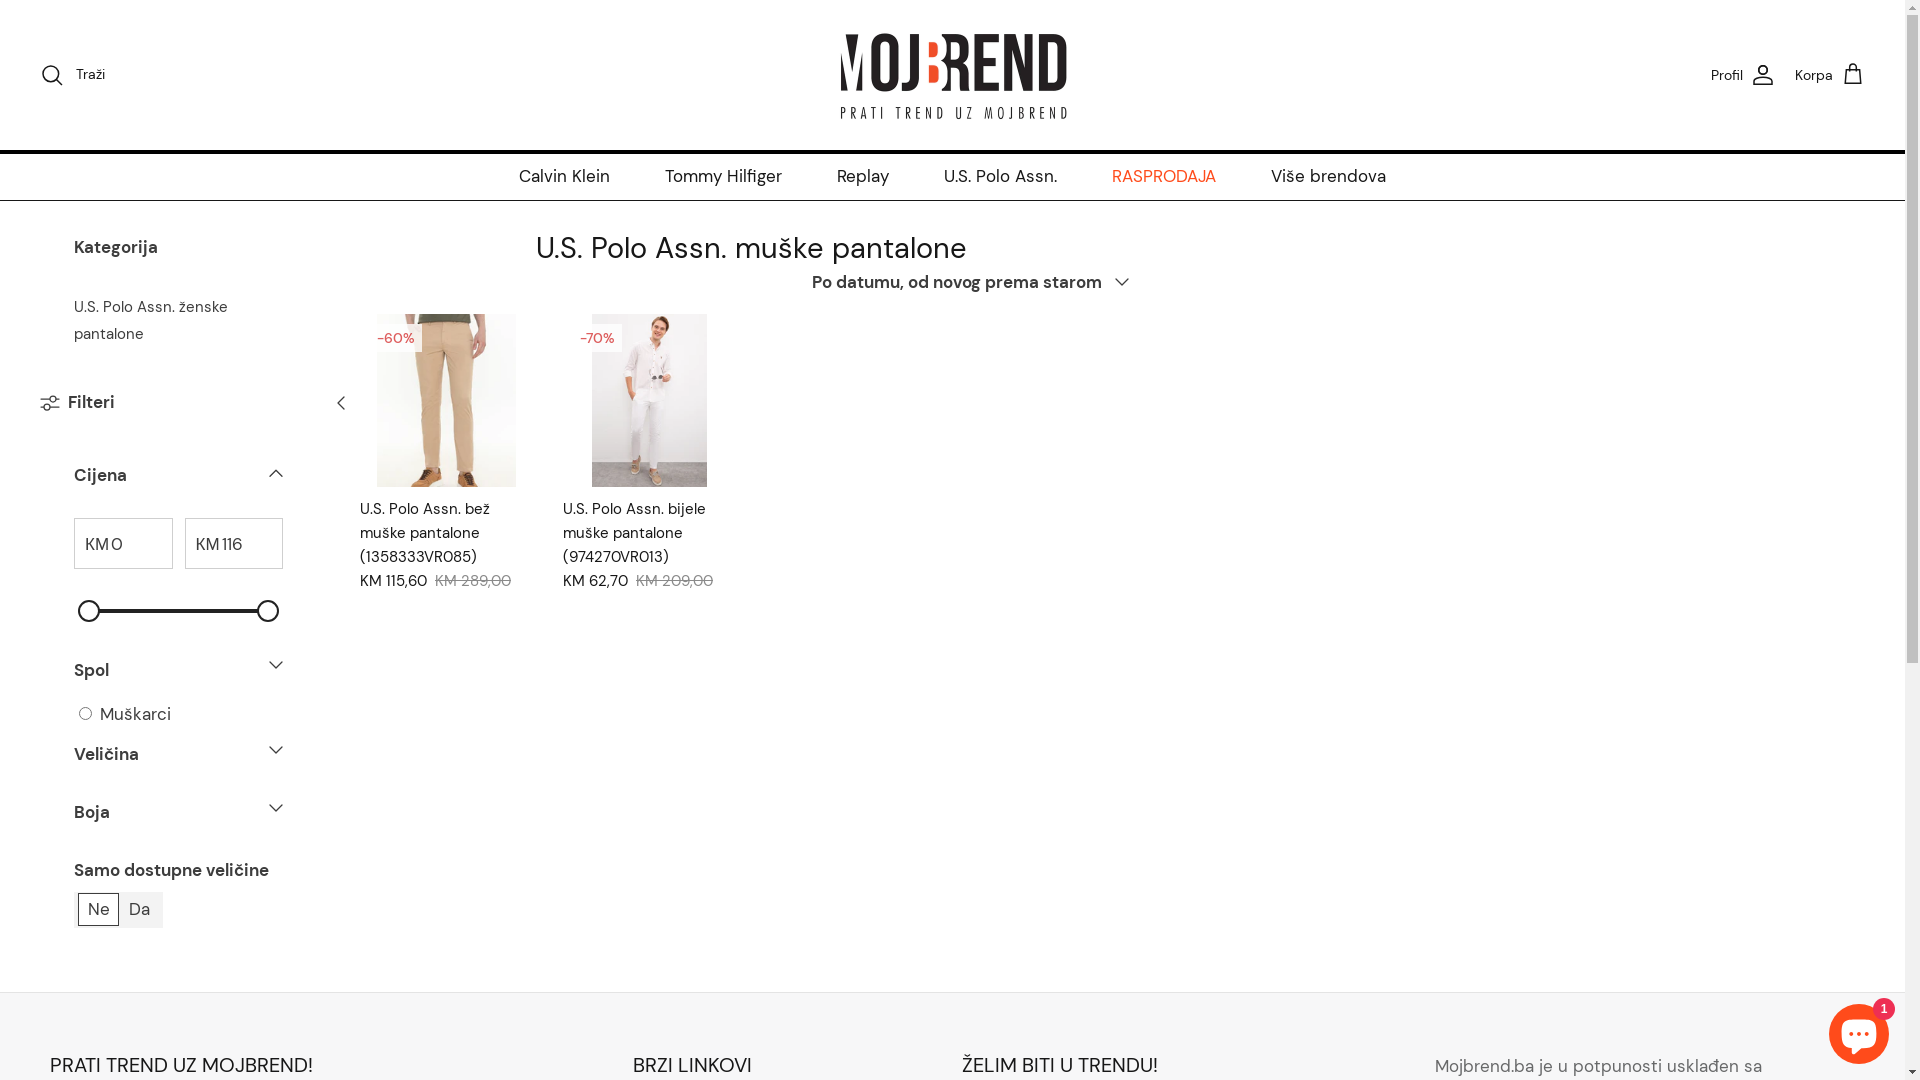  I want to click on 'MojBrend BIH', so click(950, 73).